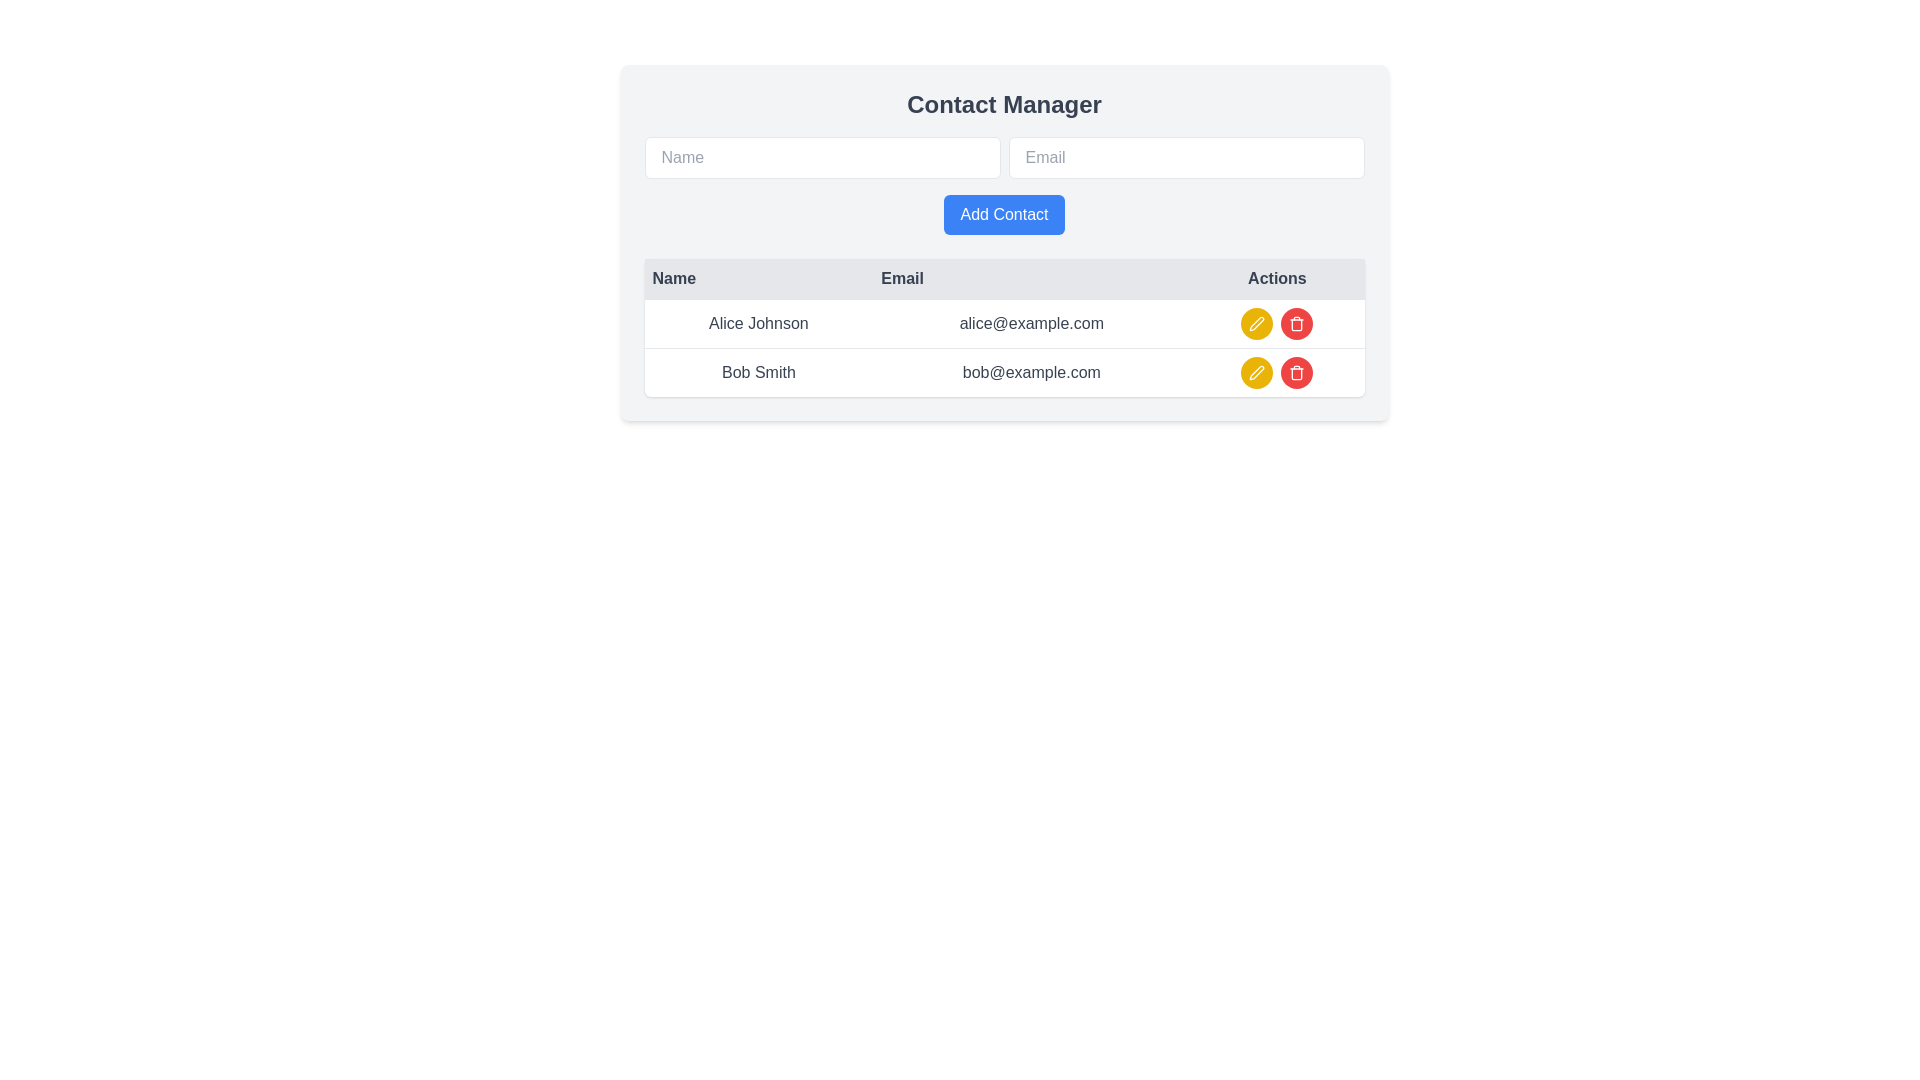  I want to click on the delete button located in the 'Actions' column of the contact management table, so click(1297, 323).